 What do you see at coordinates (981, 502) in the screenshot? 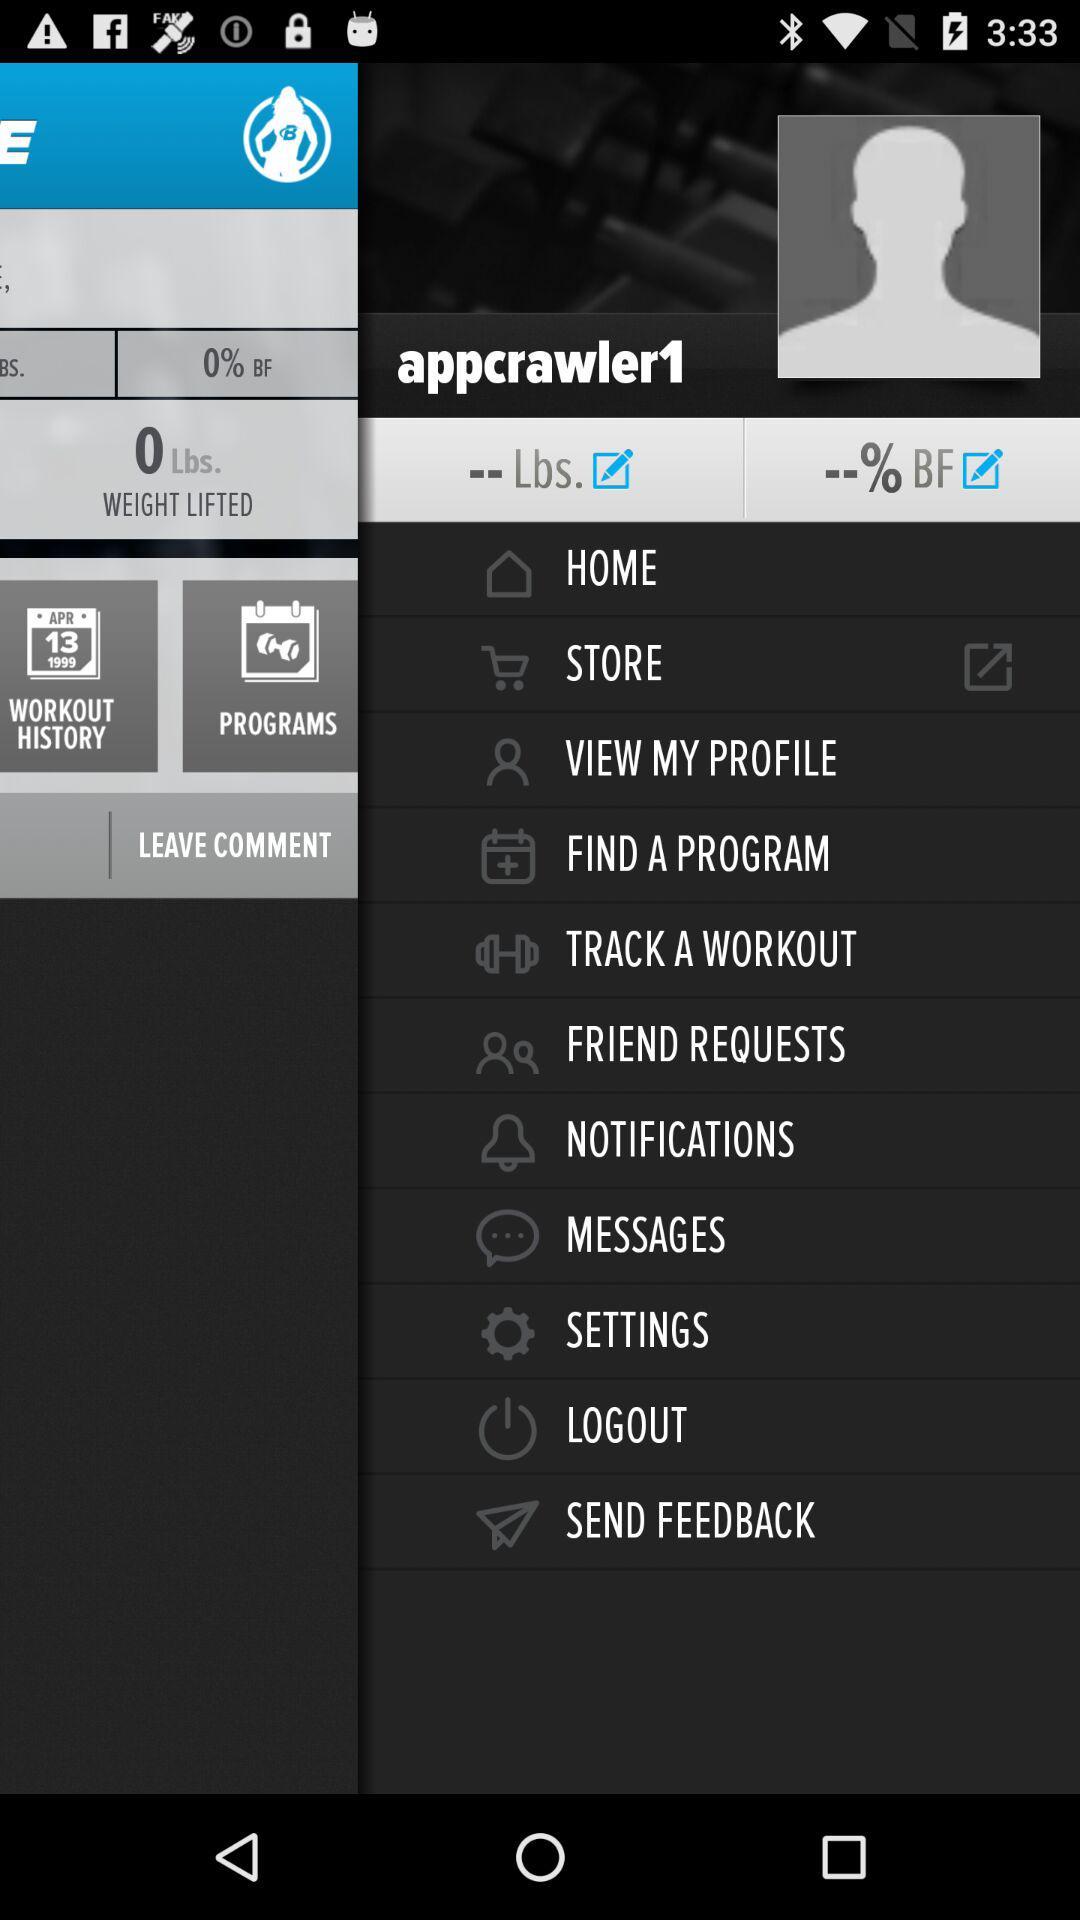
I see `the edit icon` at bounding box center [981, 502].